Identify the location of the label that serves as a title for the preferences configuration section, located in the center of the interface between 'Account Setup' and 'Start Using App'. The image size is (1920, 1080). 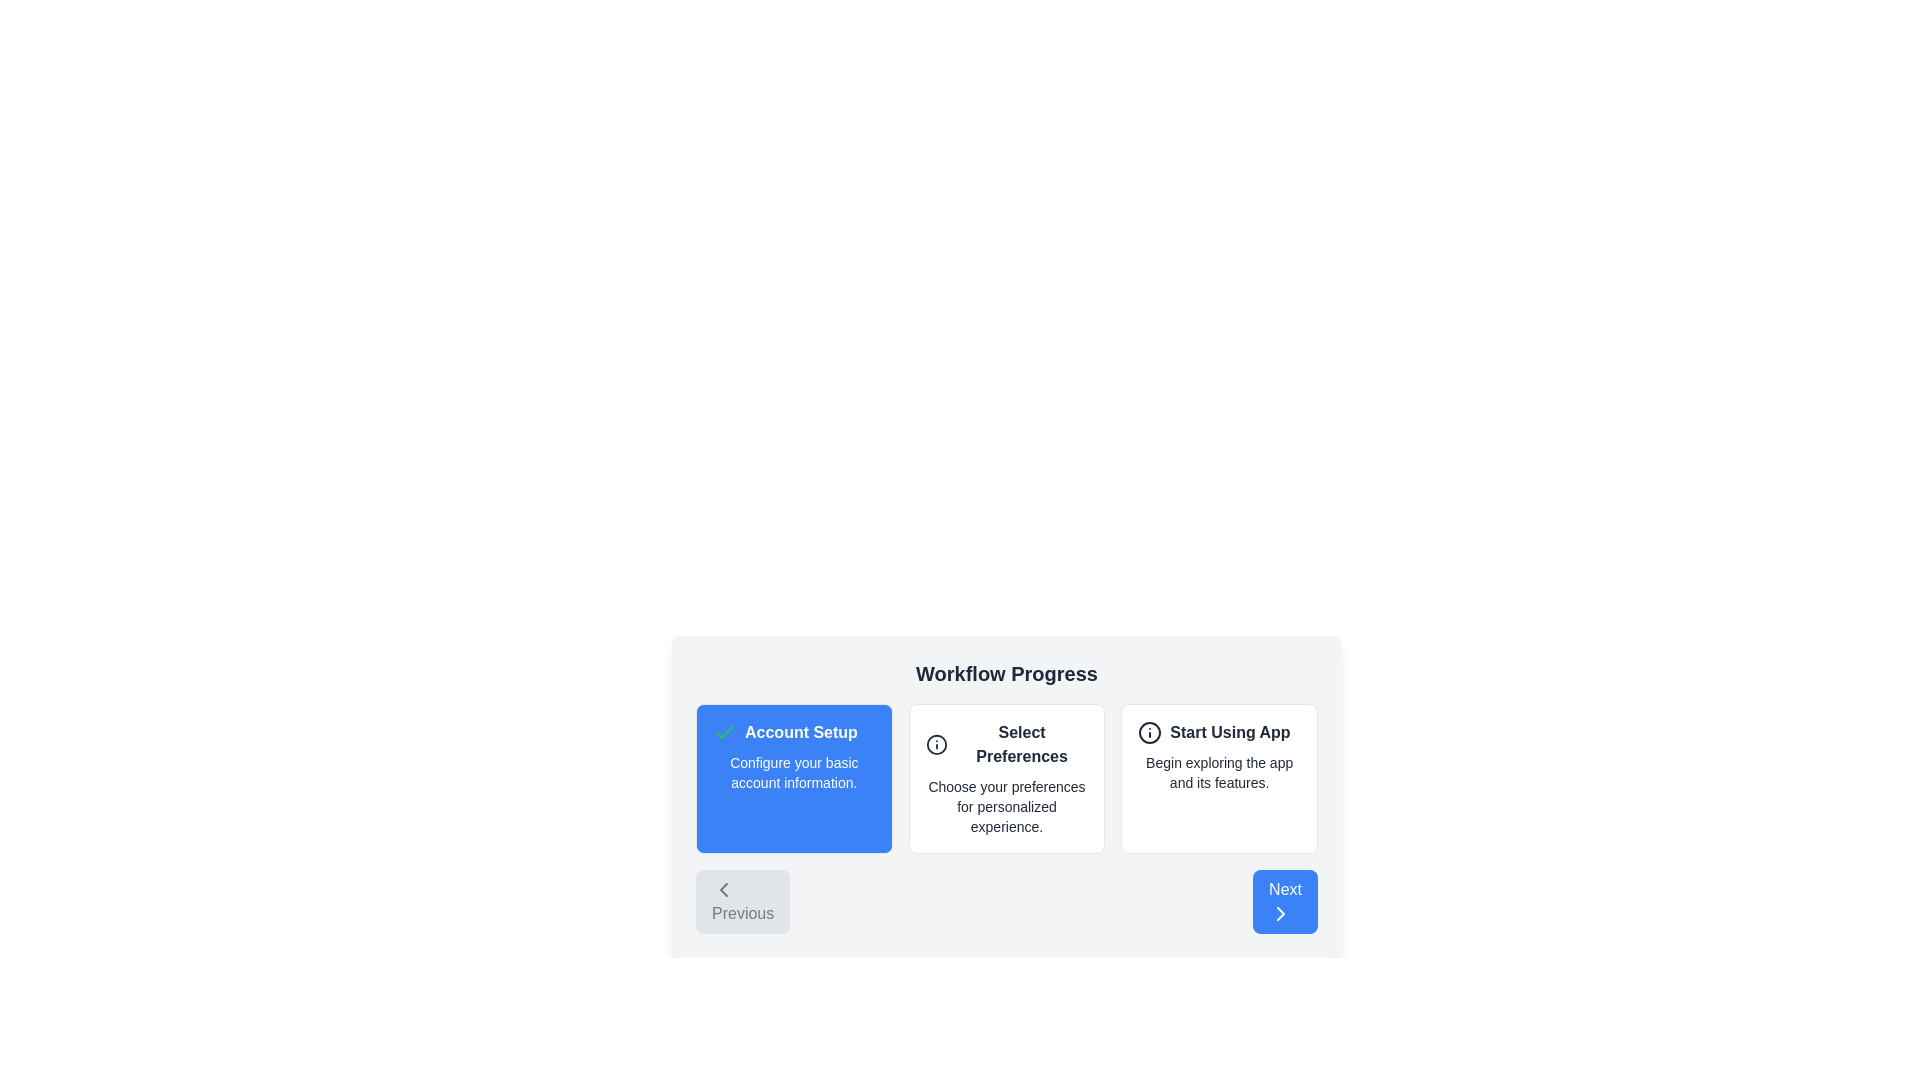
(1007, 744).